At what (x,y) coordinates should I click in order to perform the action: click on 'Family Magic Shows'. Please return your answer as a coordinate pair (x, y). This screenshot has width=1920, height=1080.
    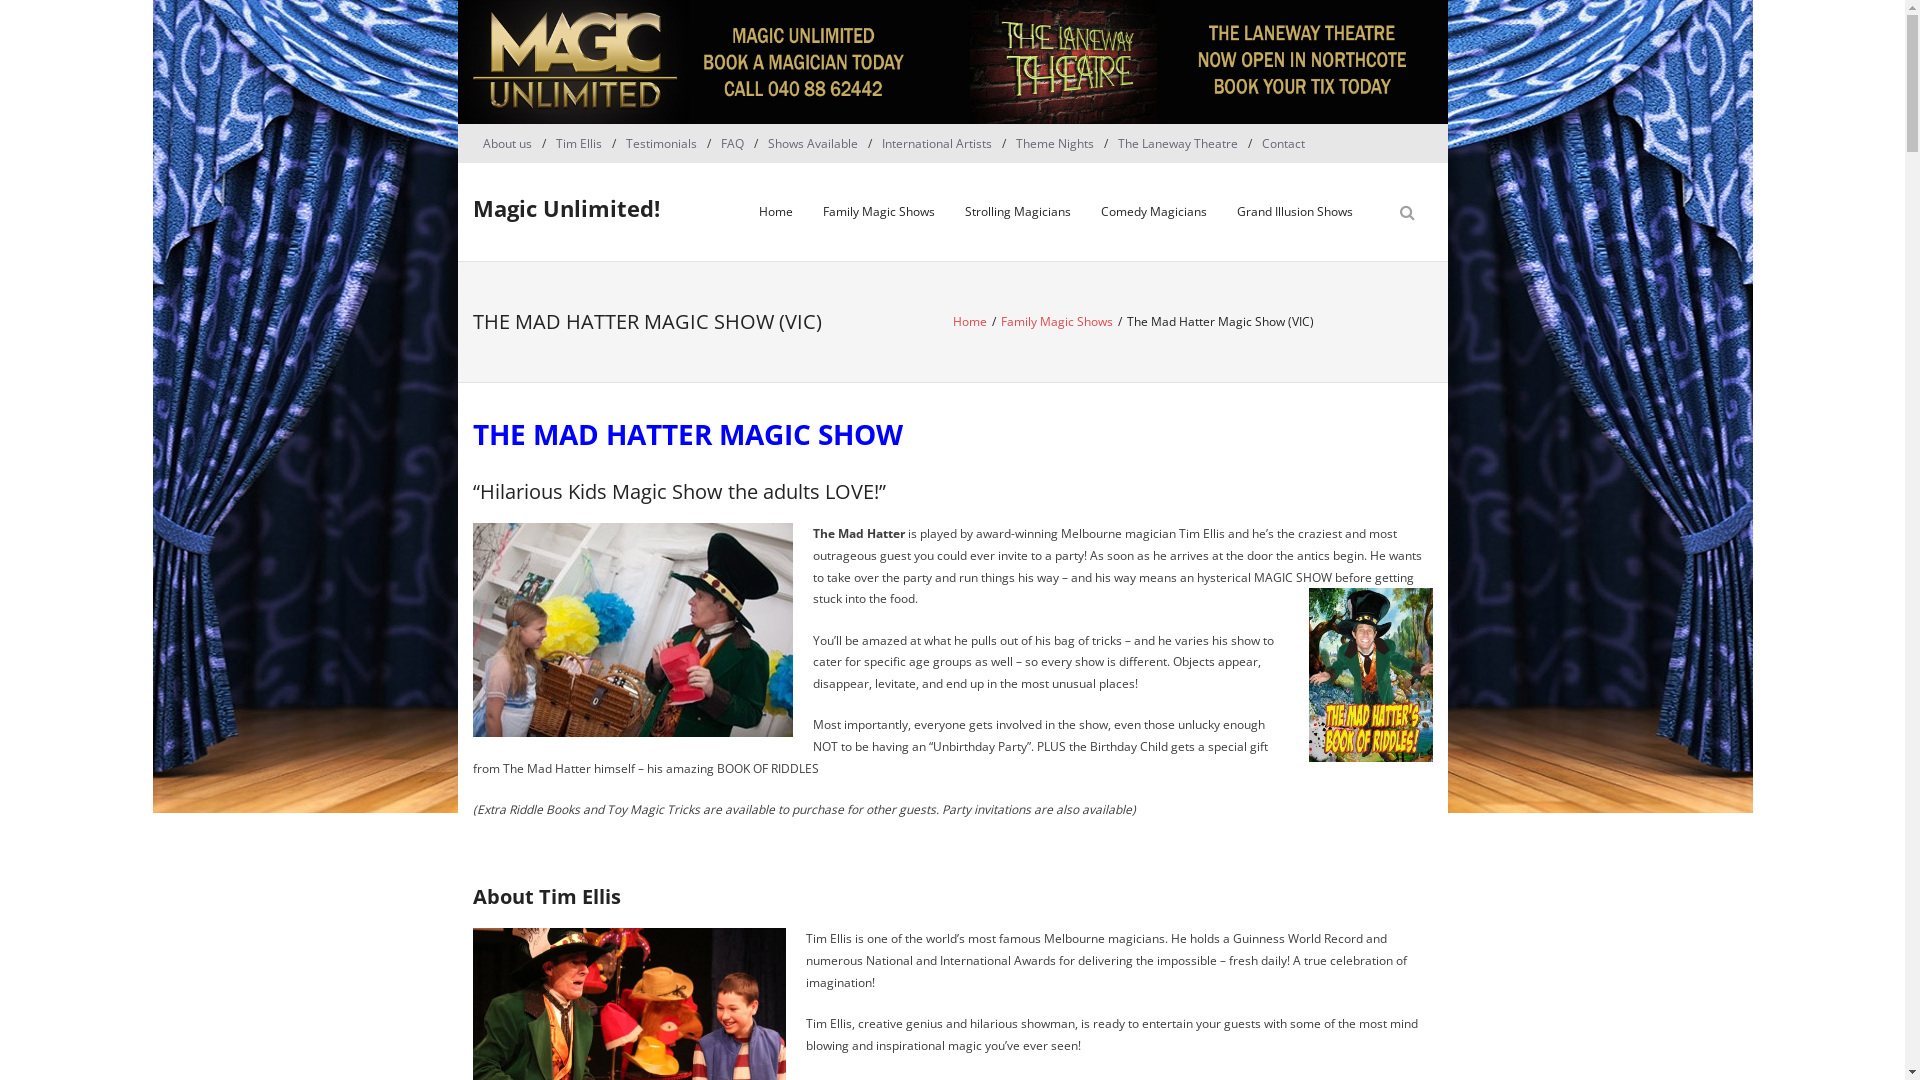
    Looking at the image, I should click on (807, 212).